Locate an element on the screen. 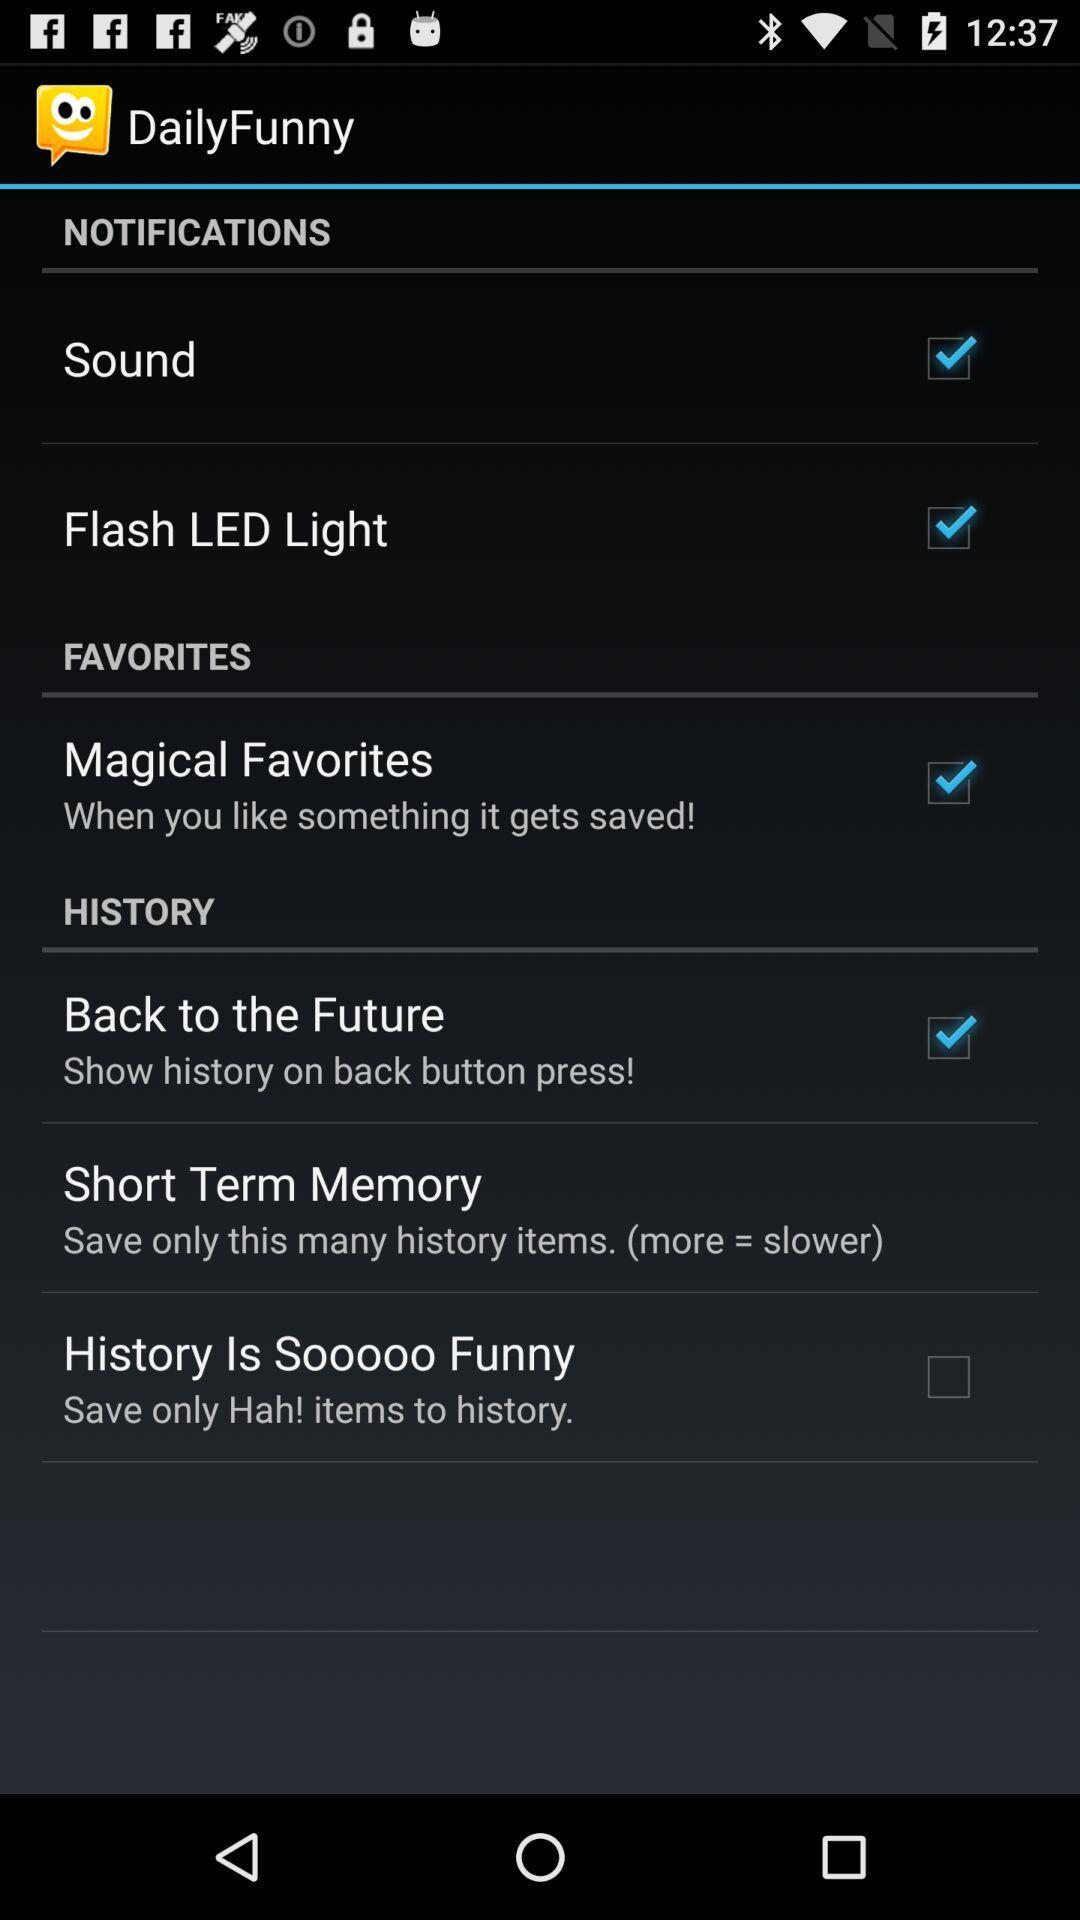  the flash led light is located at coordinates (225, 527).